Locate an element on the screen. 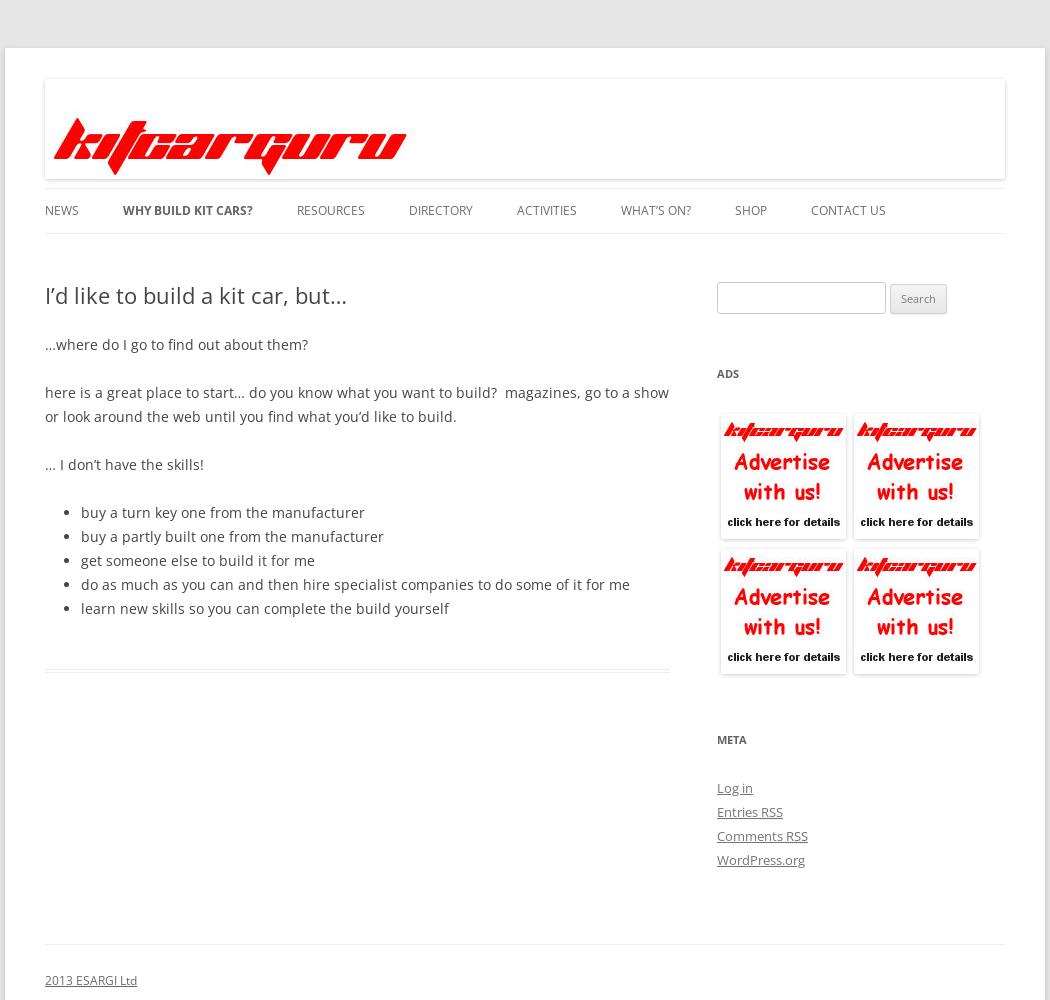  'Search for:' is located at coordinates (747, 294).